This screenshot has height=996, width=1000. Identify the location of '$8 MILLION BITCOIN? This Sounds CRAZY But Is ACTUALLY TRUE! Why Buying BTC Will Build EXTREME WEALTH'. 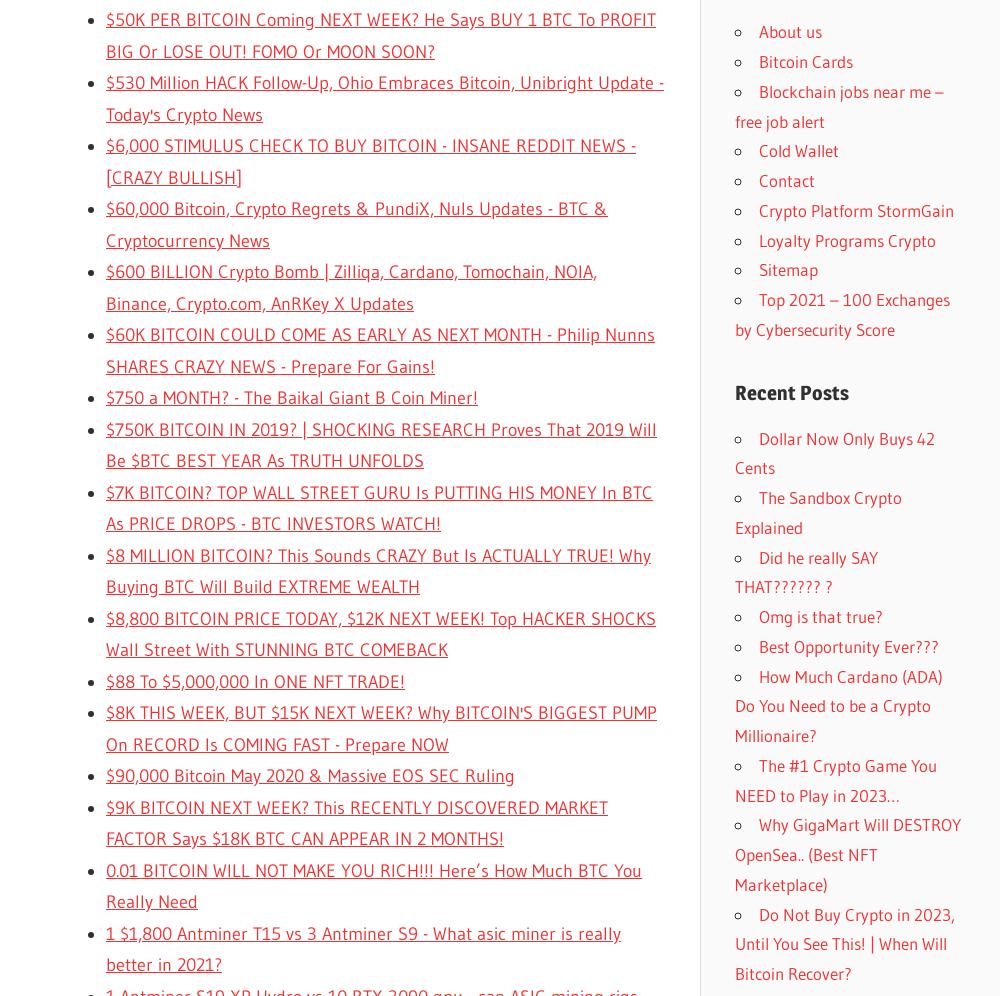
(378, 570).